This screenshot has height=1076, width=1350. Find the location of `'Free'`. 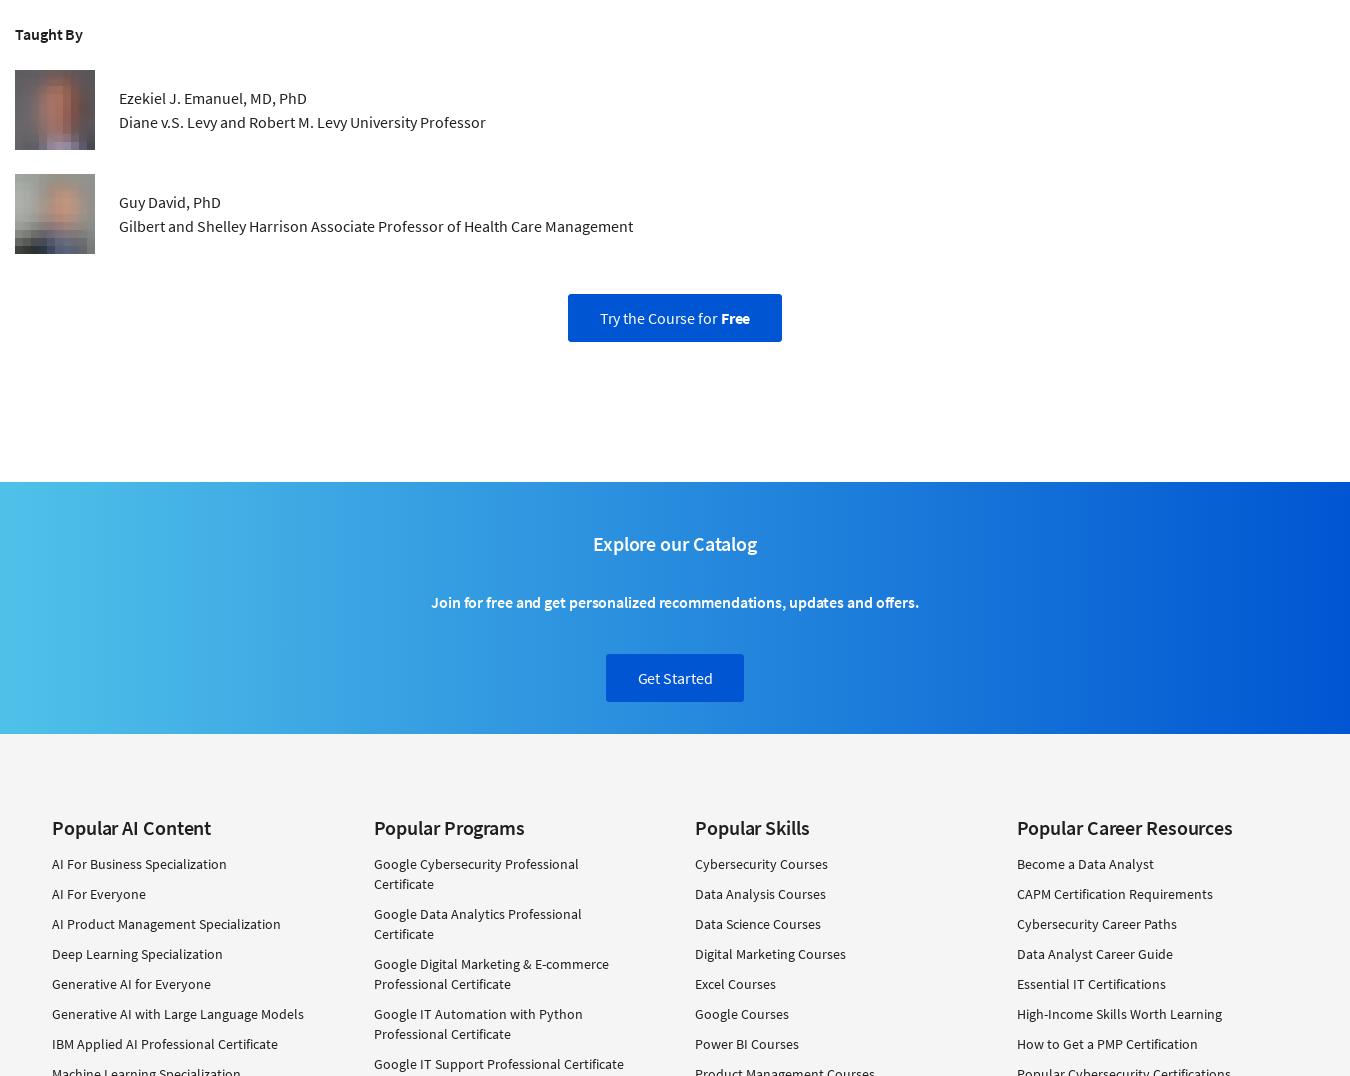

'Free' is located at coordinates (718, 317).